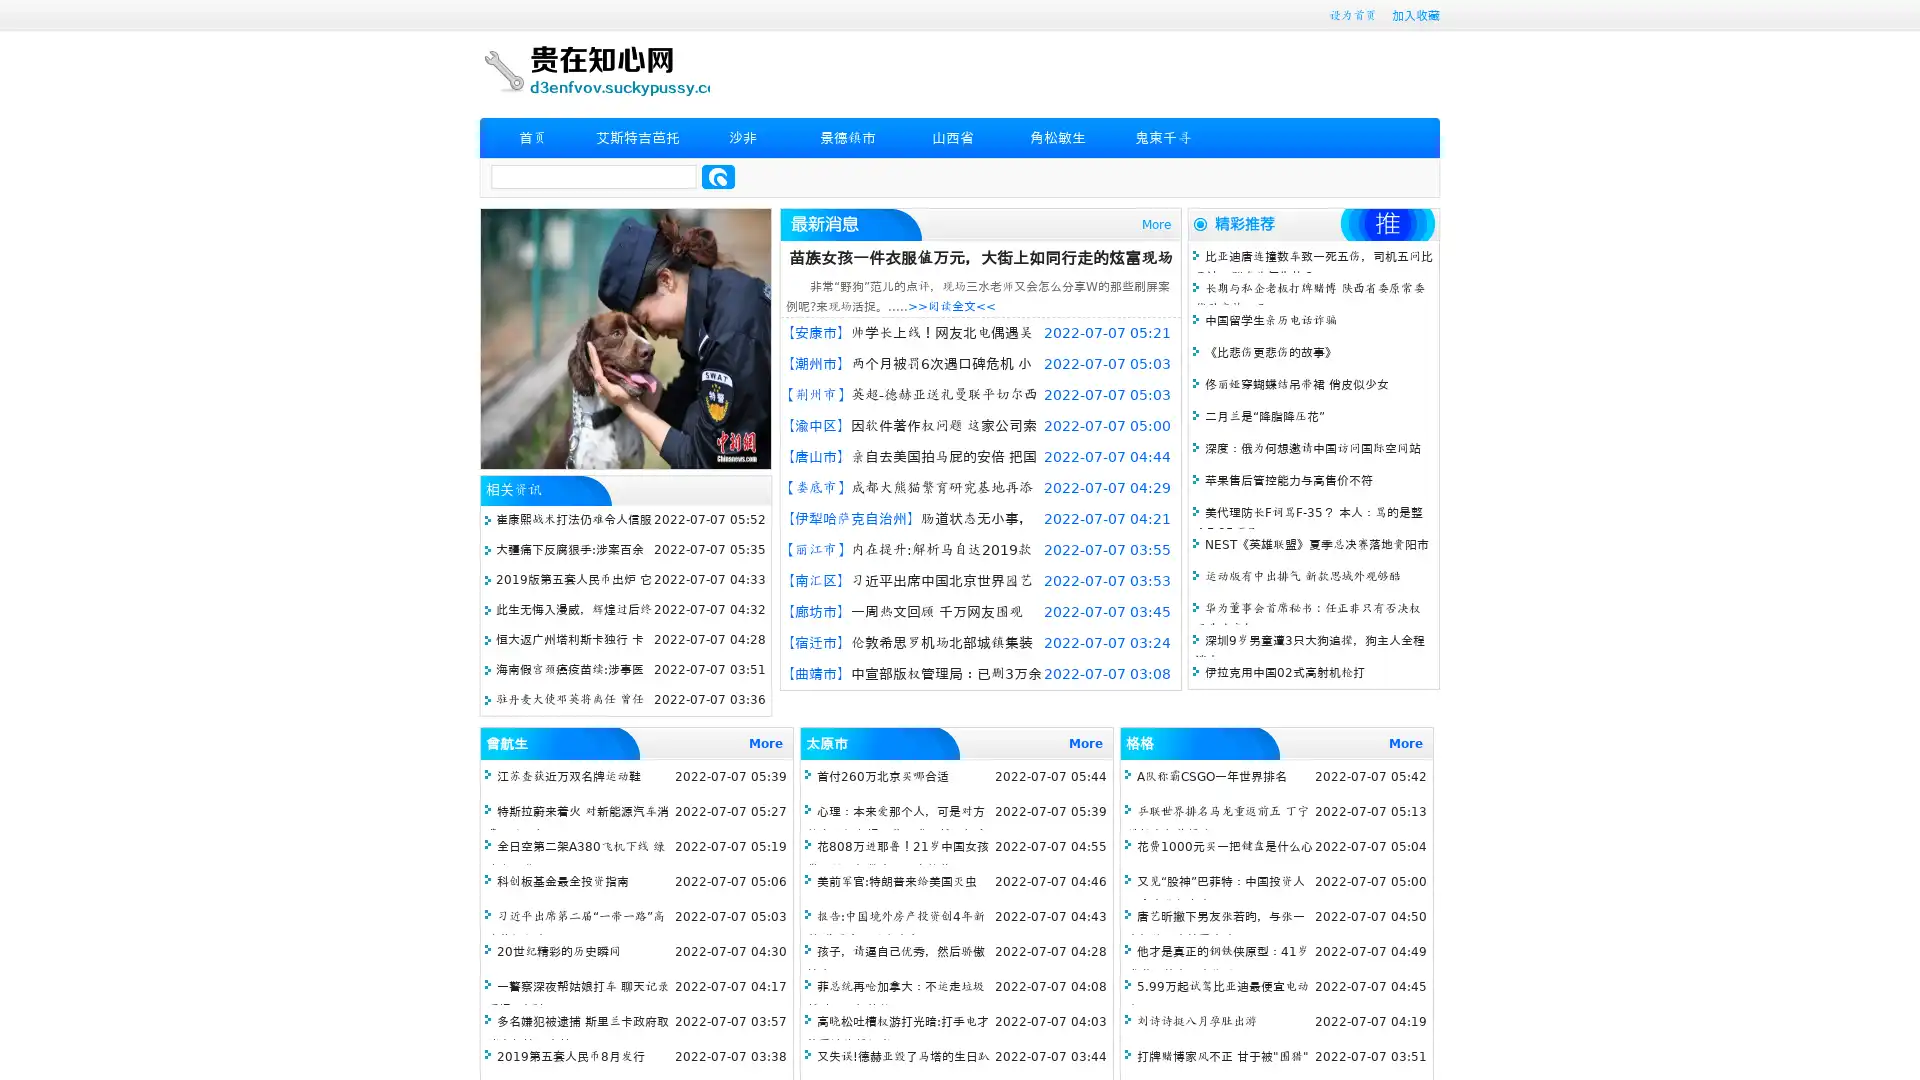  What do you see at coordinates (718, 176) in the screenshot?
I see `Search` at bounding box center [718, 176].